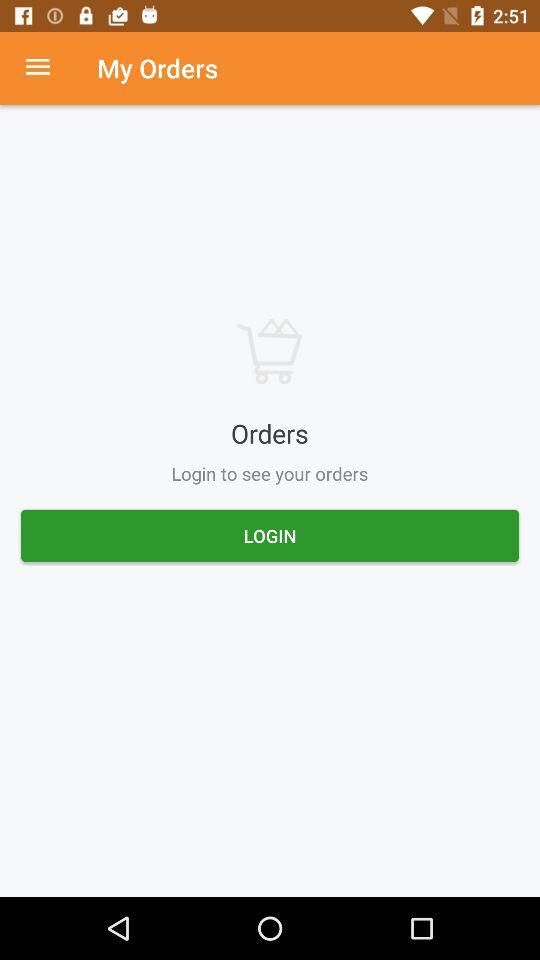  Describe the element at coordinates (48, 68) in the screenshot. I see `open list view` at that location.